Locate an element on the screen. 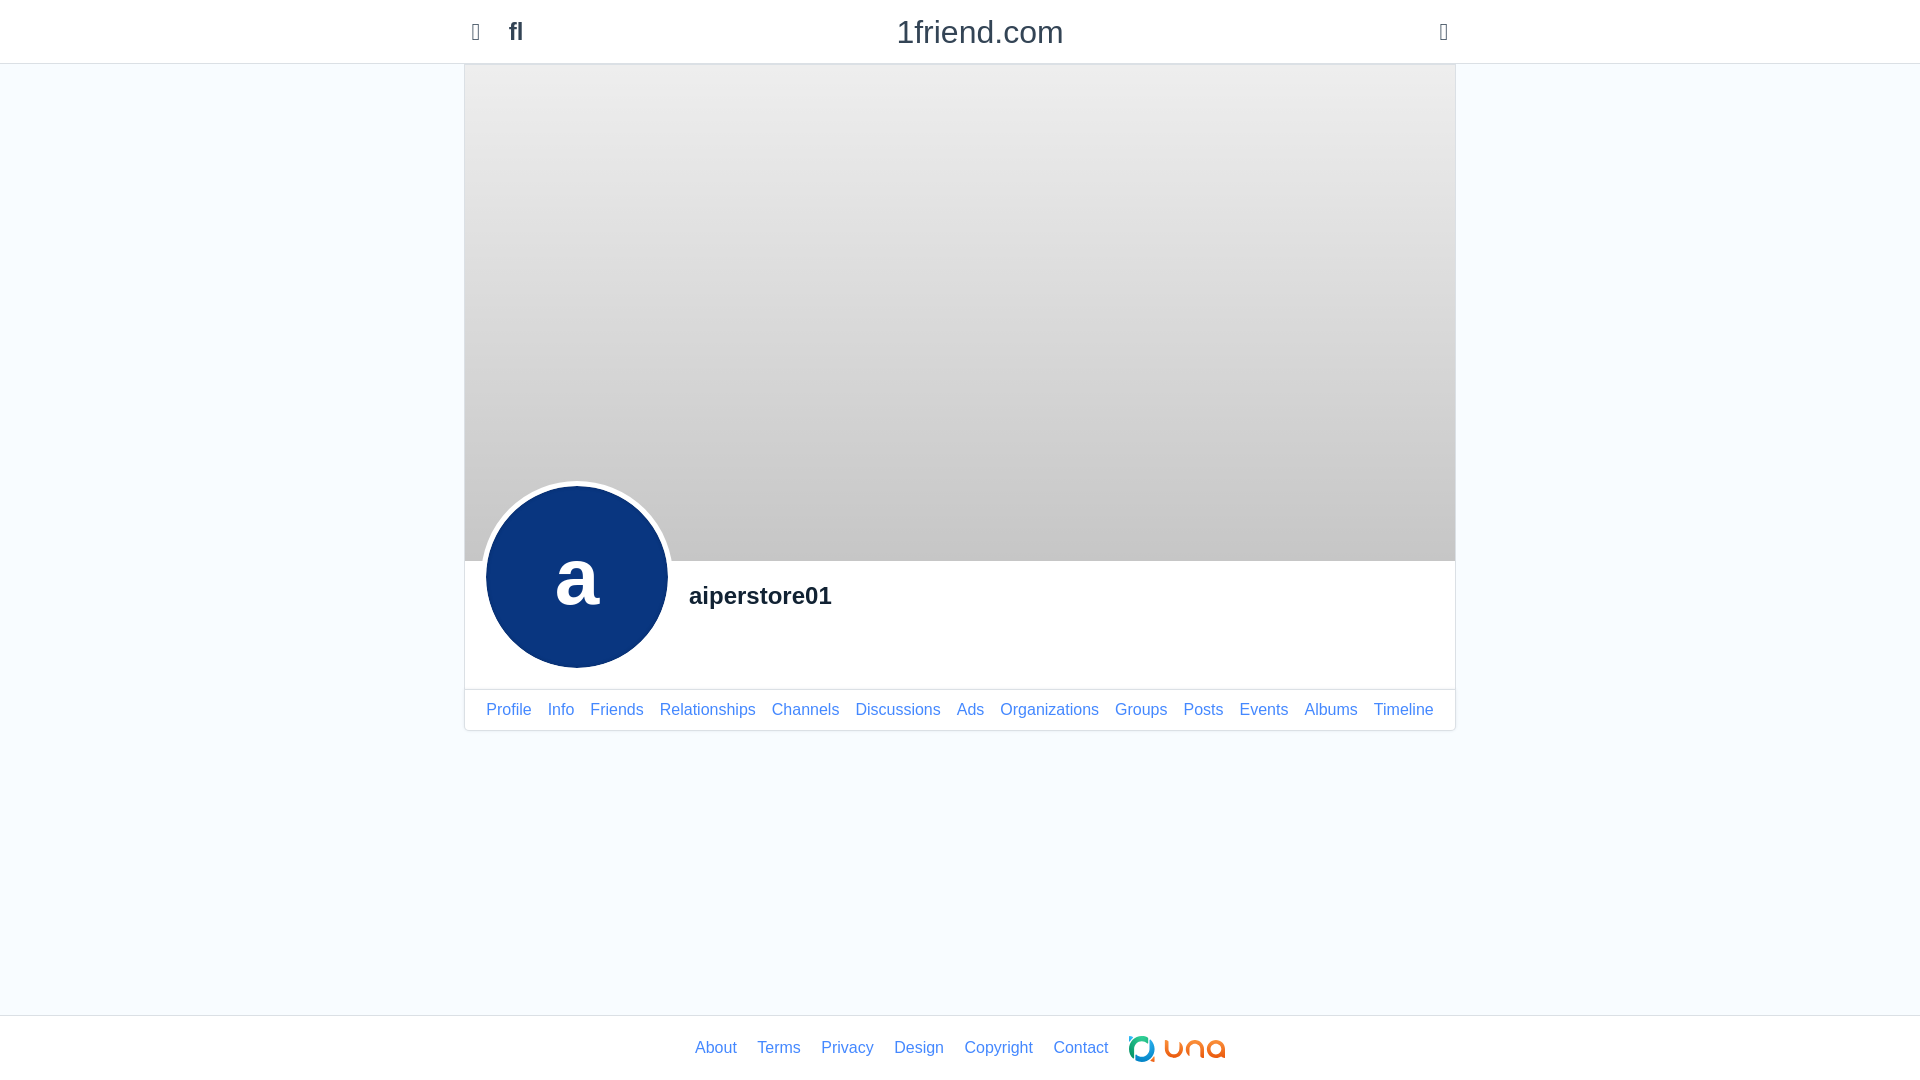 This screenshot has height=1080, width=1920. 'Powered by UNA Community Management System' is located at coordinates (1176, 1047).